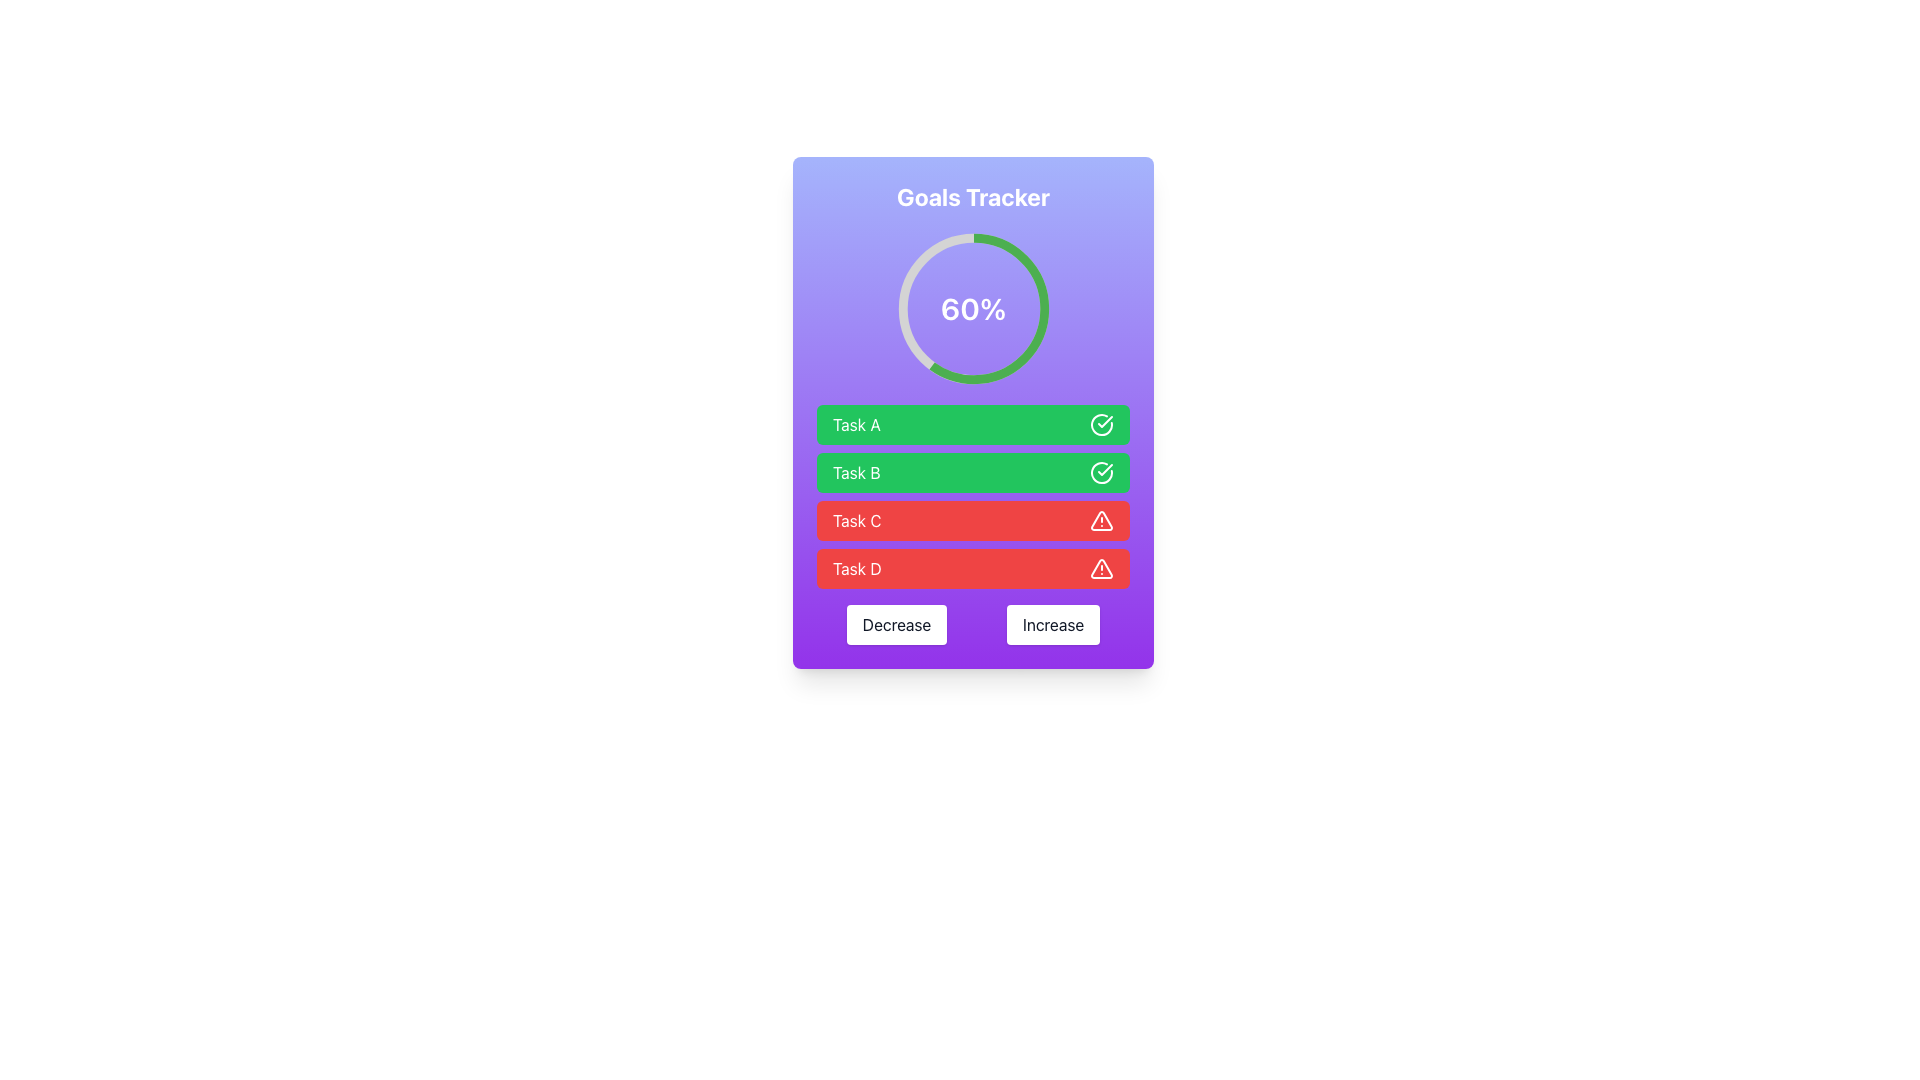  What do you see at coordinates (896, 623) in the screenshot?
I see `the leftmost button in the horizontal pair at the bottom center of the interface` at bounding box center [896, 623].